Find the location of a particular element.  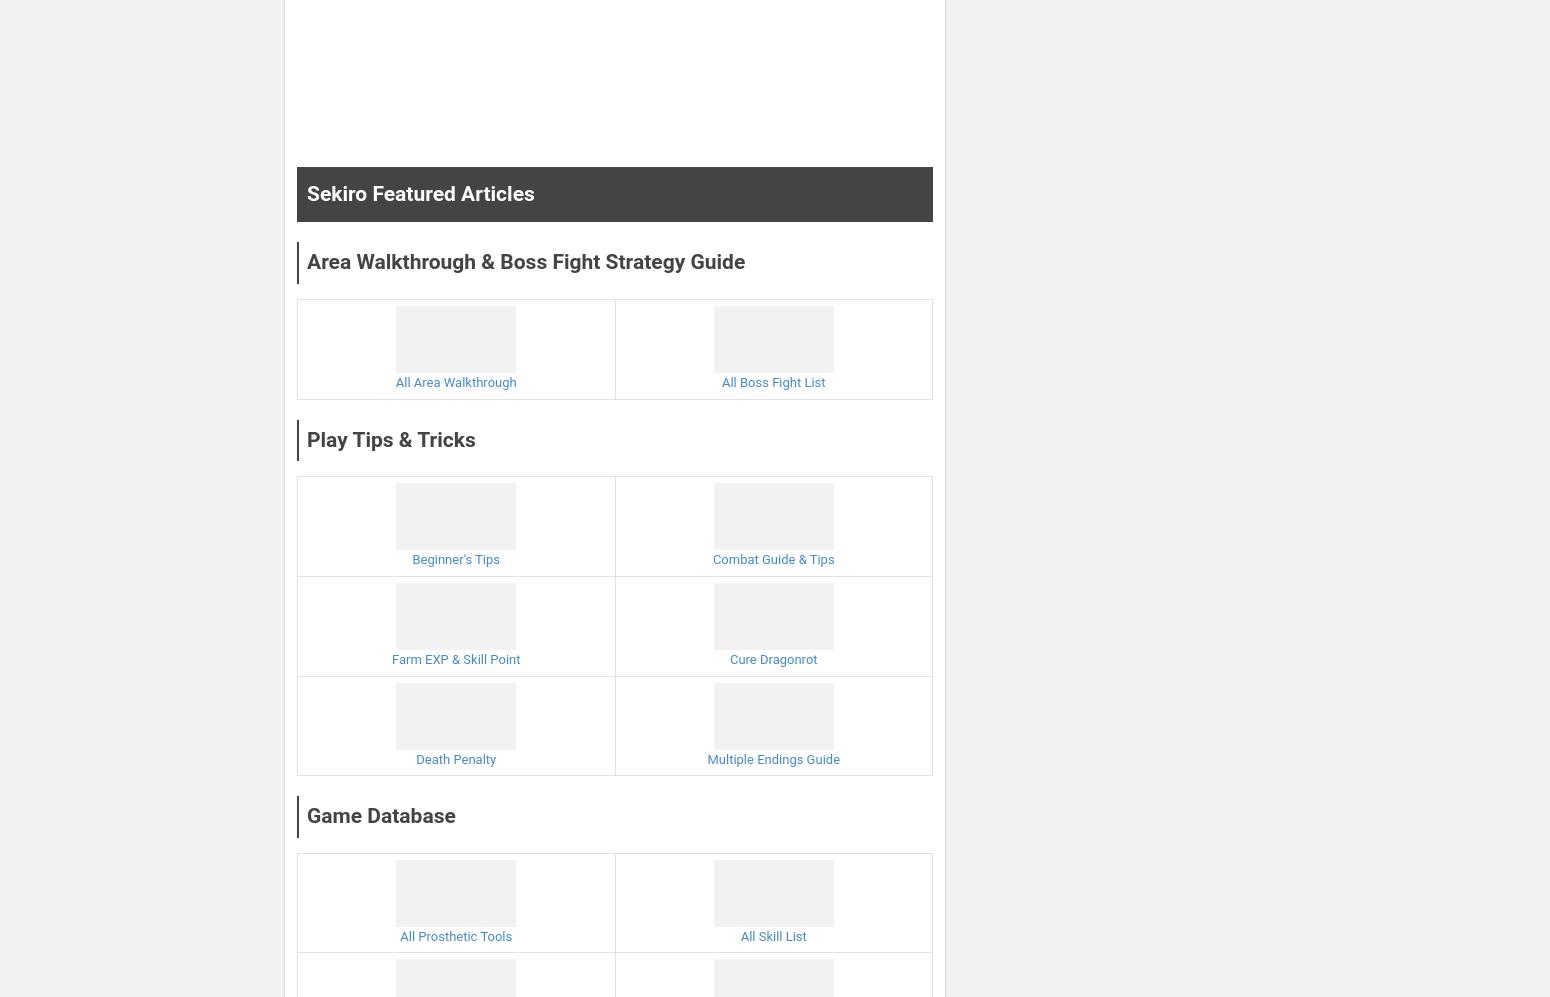

'Beginner's Tips' is located at coordinates (456, 559).